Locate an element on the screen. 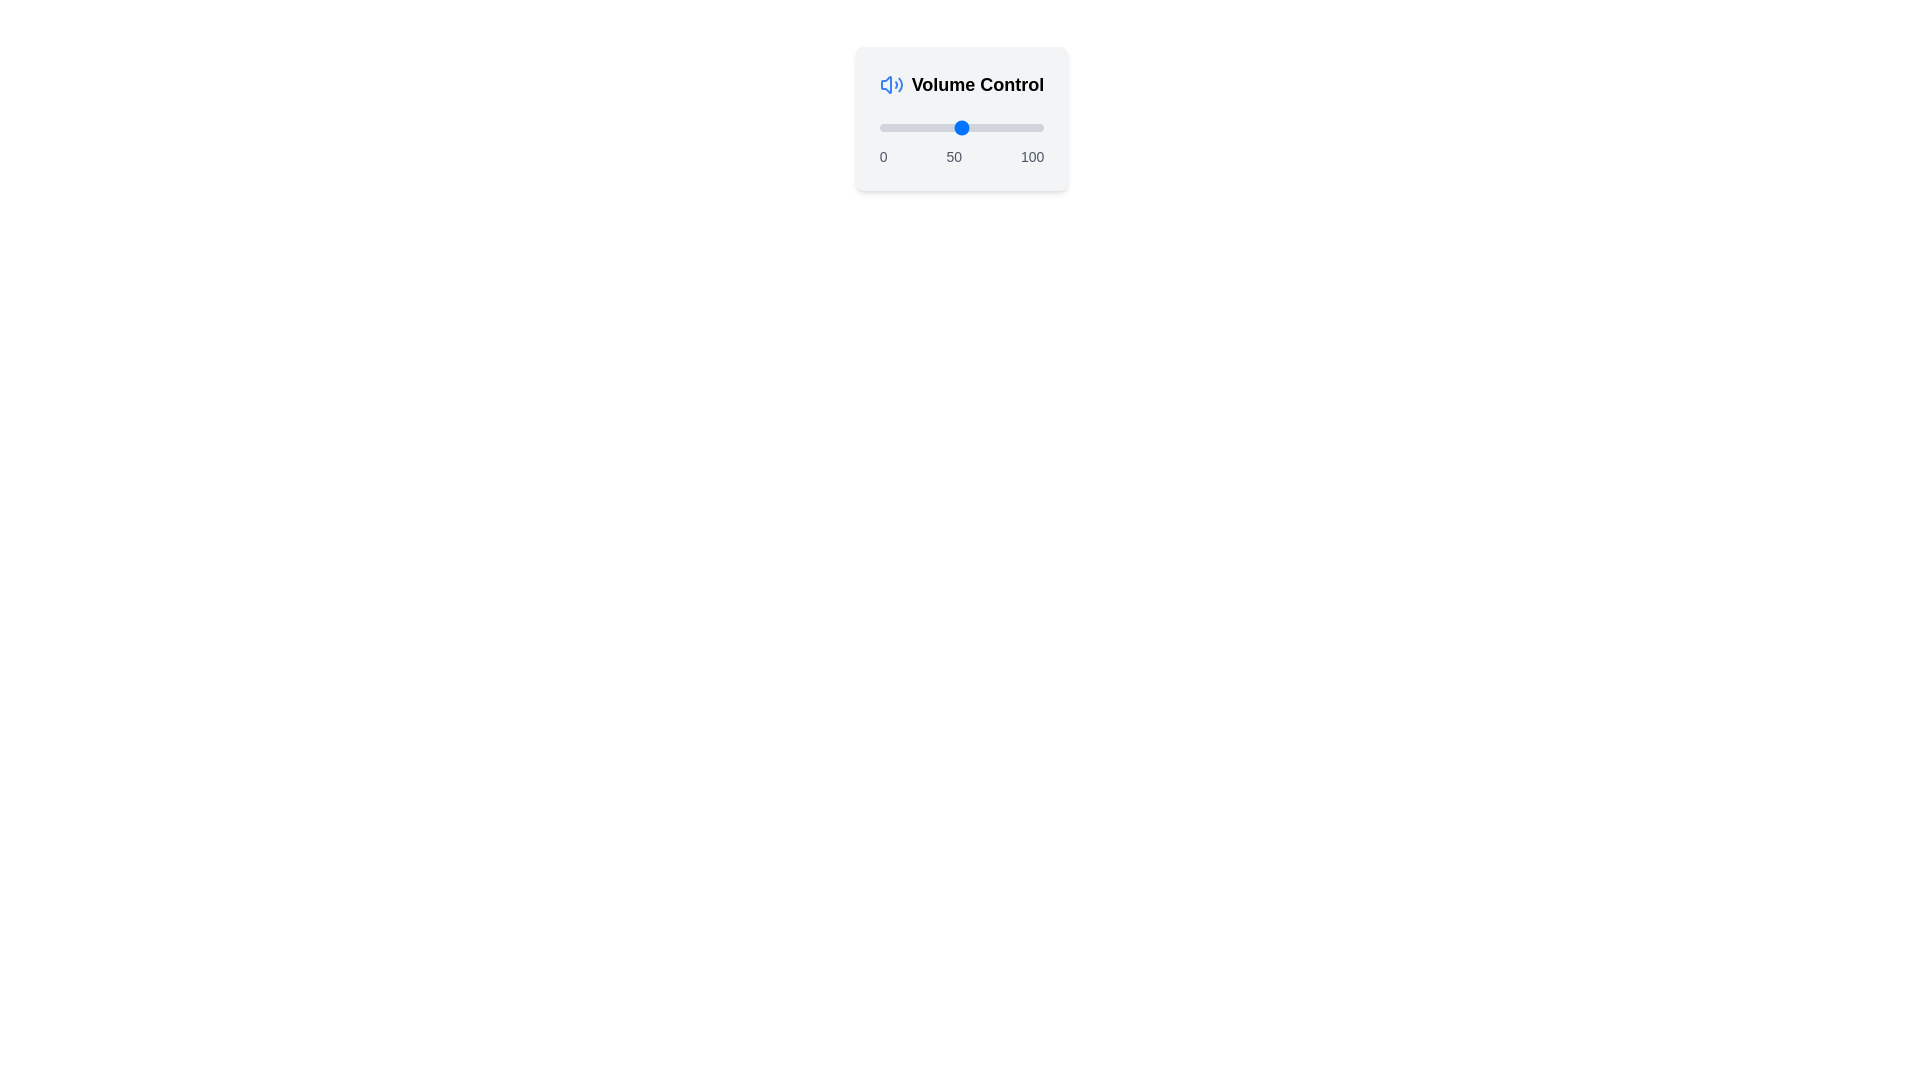  numeric labels '0', '50', and '100' that provide visual guidance for volume levels on the slider located below the slider control in the 'Volume Control' card is located at coordinates (961, 156).